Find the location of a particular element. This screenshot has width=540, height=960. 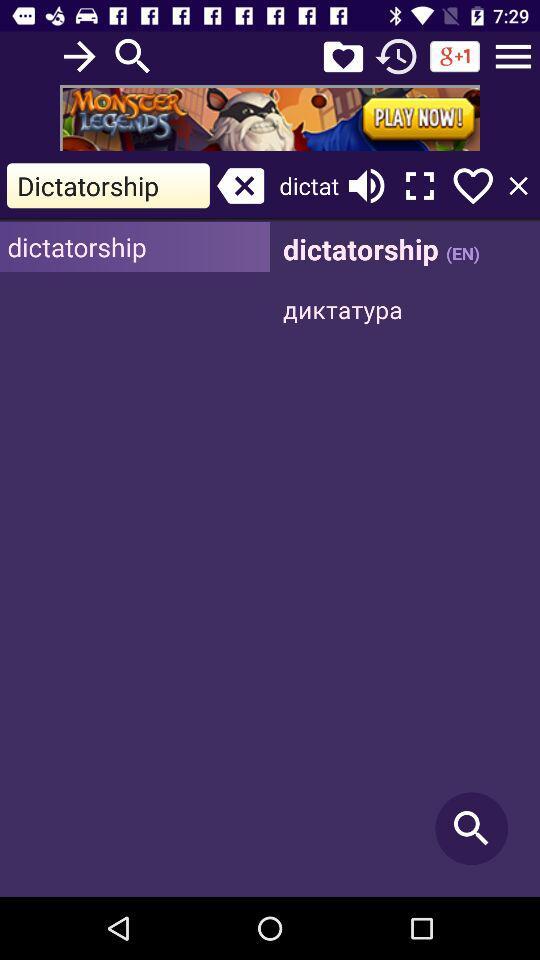

game is located at coordinates (270, 117).